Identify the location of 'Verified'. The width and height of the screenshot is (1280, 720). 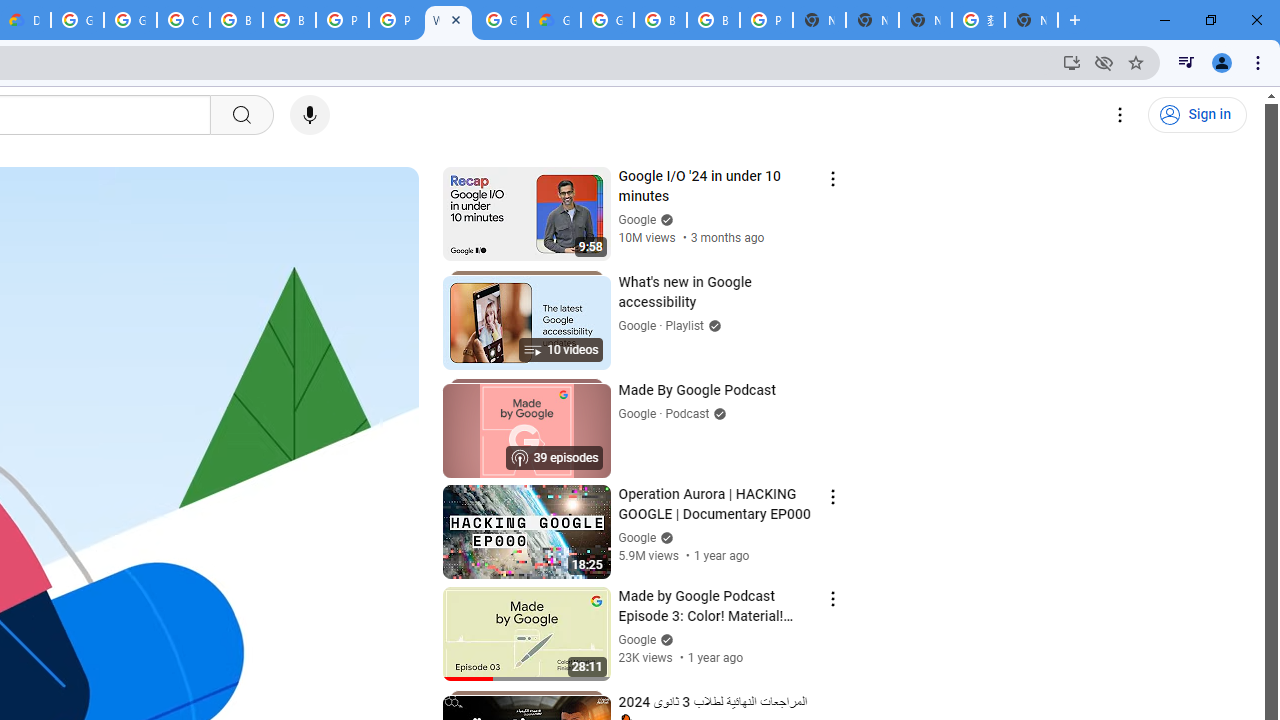
(664, 639).